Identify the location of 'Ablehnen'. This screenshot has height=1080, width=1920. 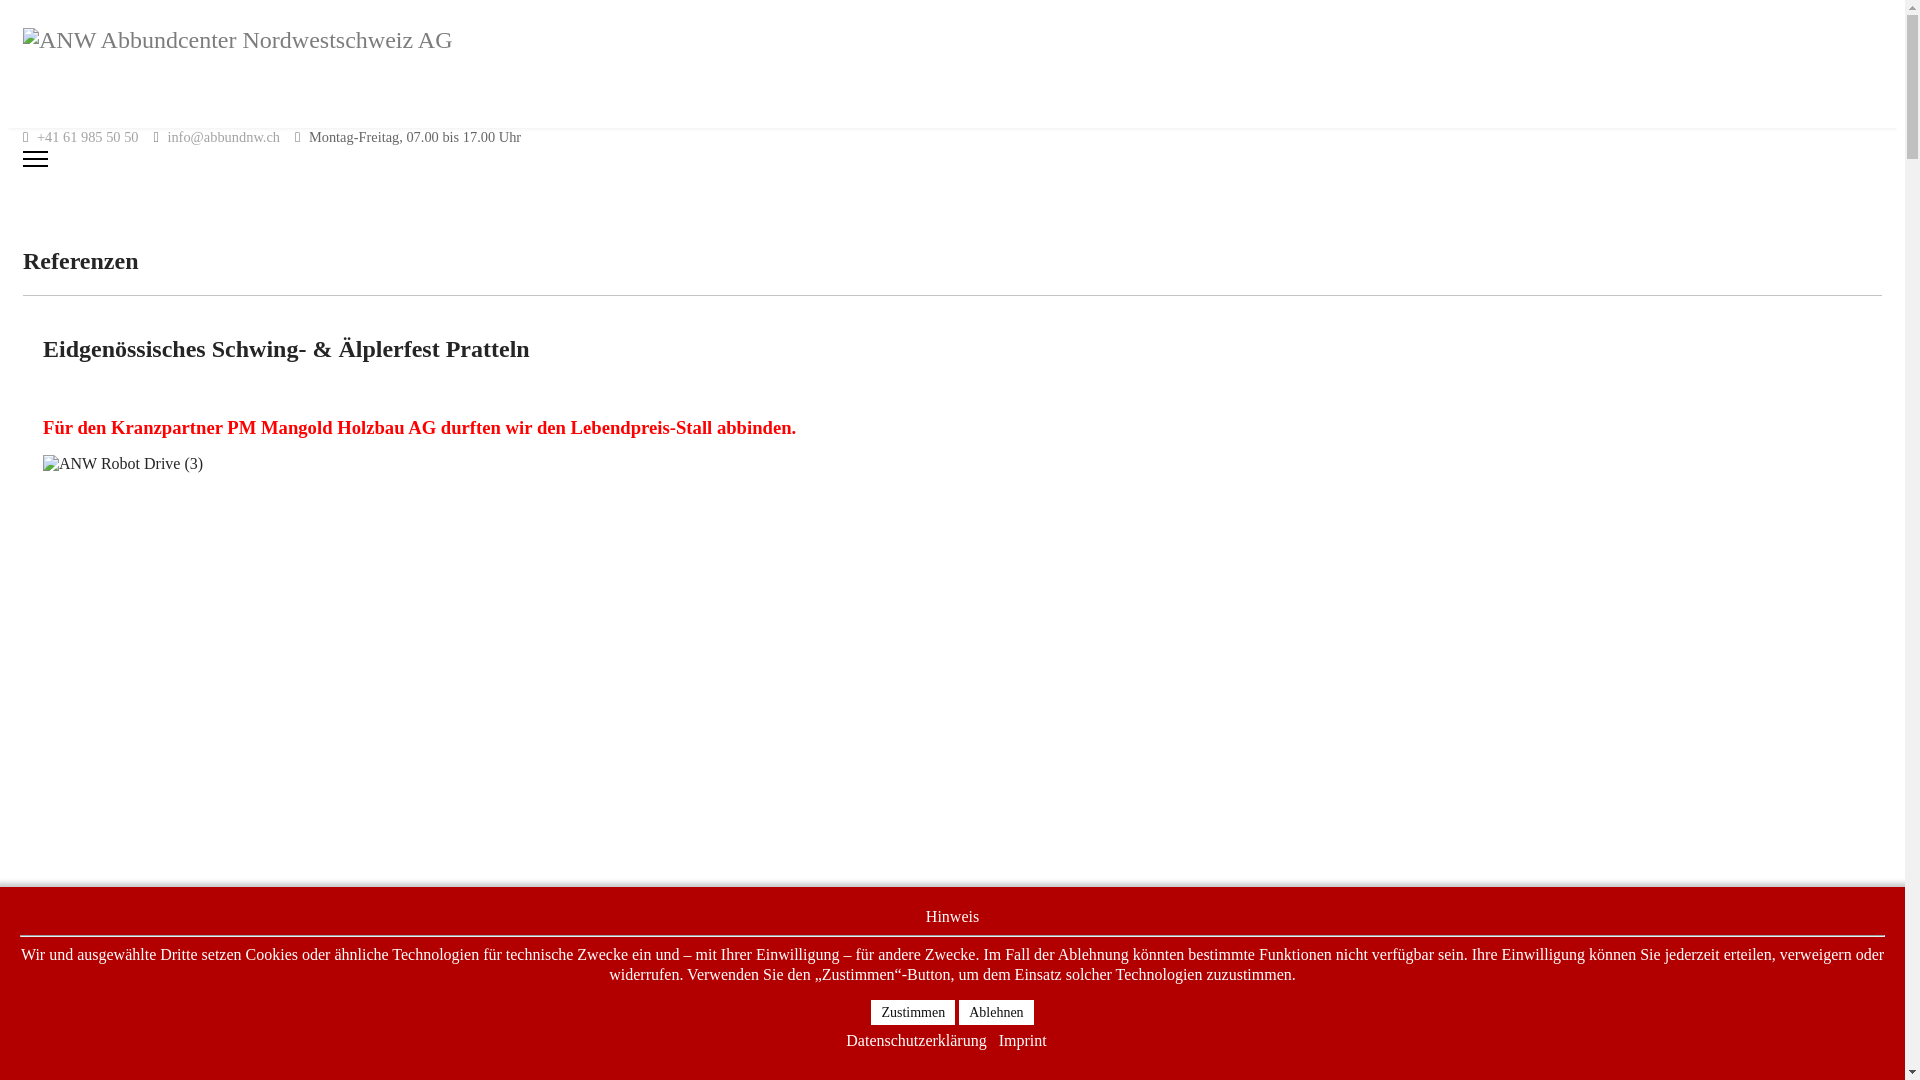
(958, 1012).